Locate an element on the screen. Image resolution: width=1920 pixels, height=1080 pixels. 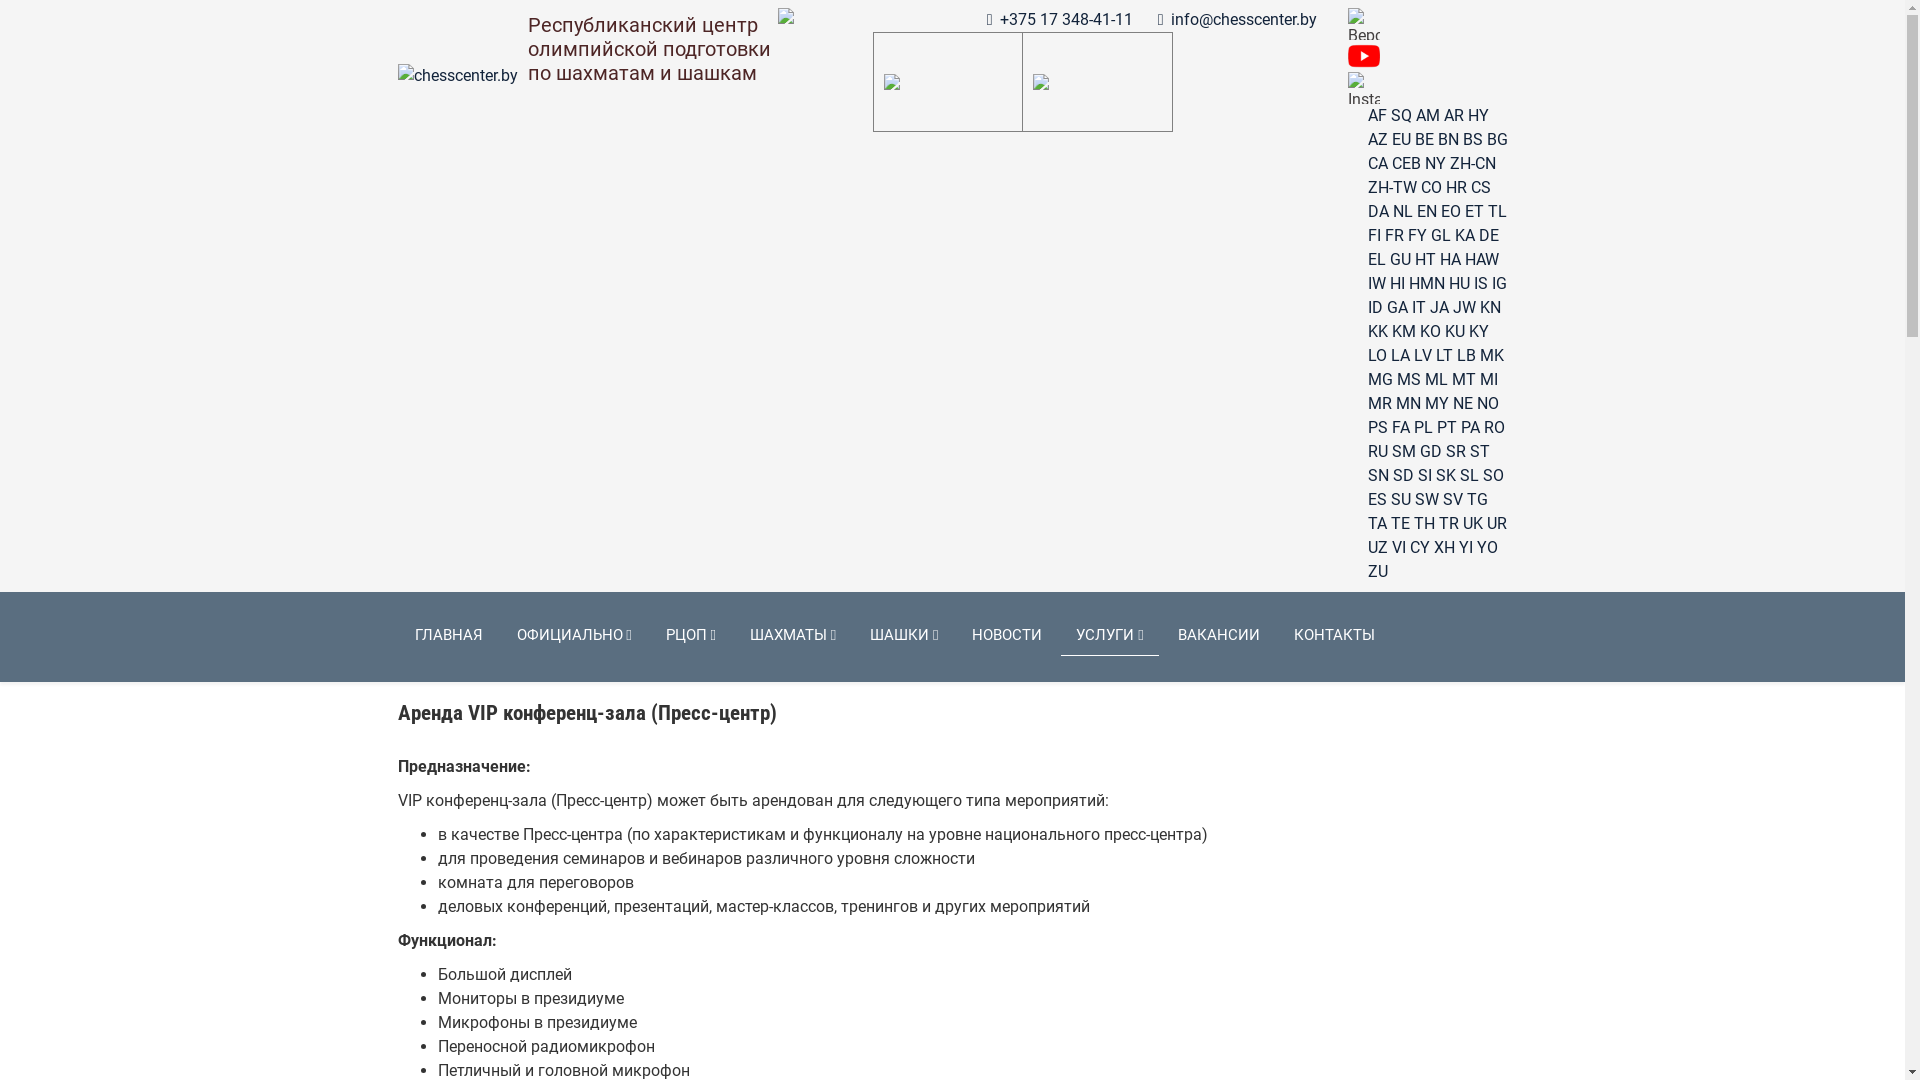
'KA' is located at coordinates (1454, 234).